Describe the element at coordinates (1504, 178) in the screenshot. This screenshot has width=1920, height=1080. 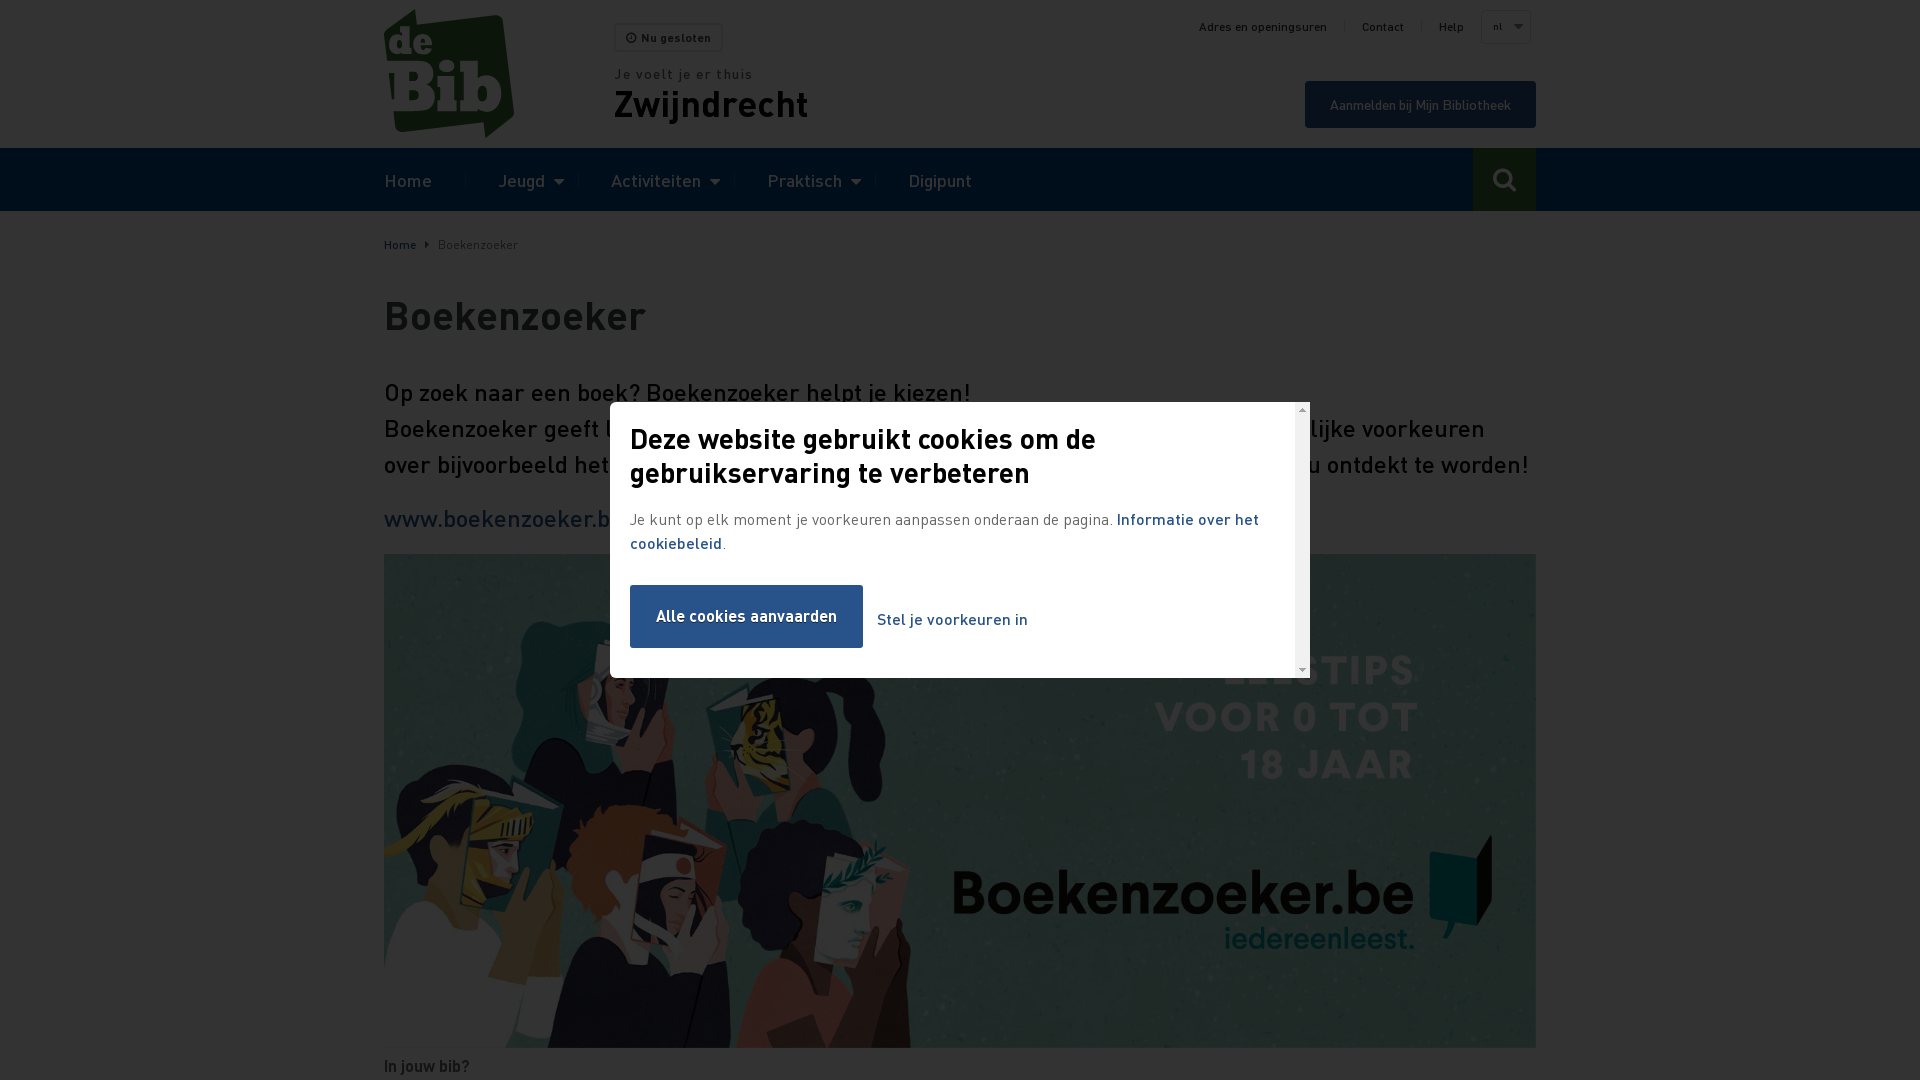
I see `'Toggle search'` at that location.